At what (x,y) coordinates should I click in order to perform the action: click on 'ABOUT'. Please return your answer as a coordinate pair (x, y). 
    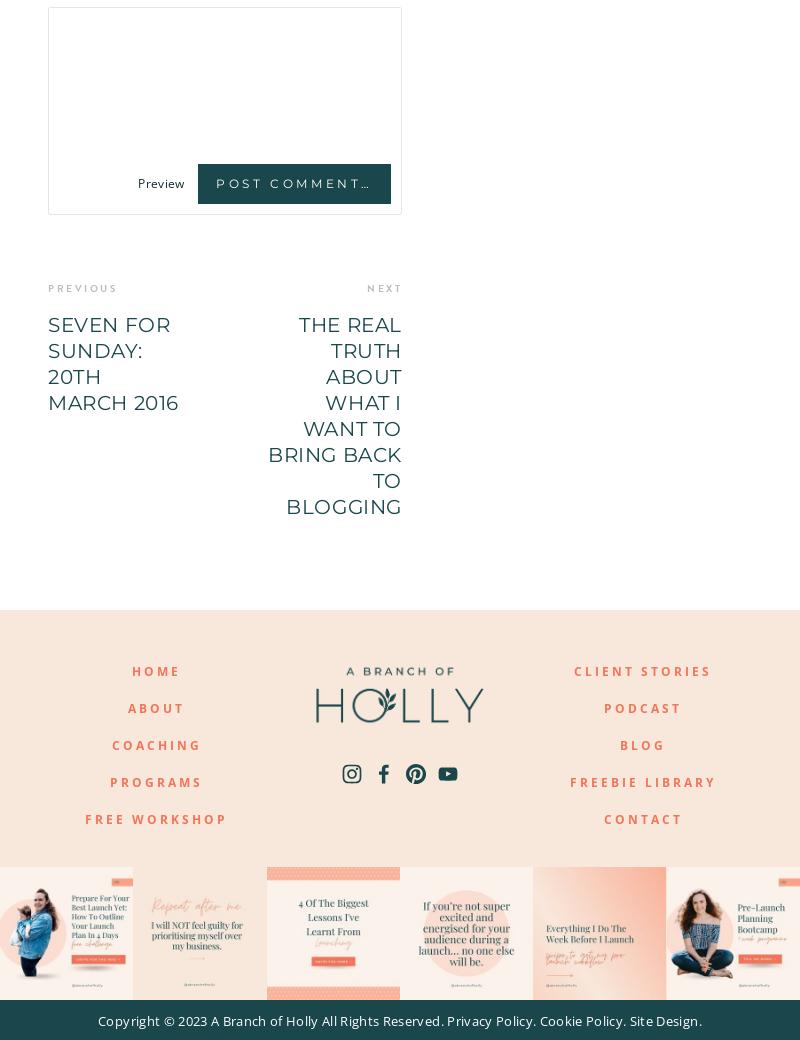
    Looking at the image, I should click on (127, 708).